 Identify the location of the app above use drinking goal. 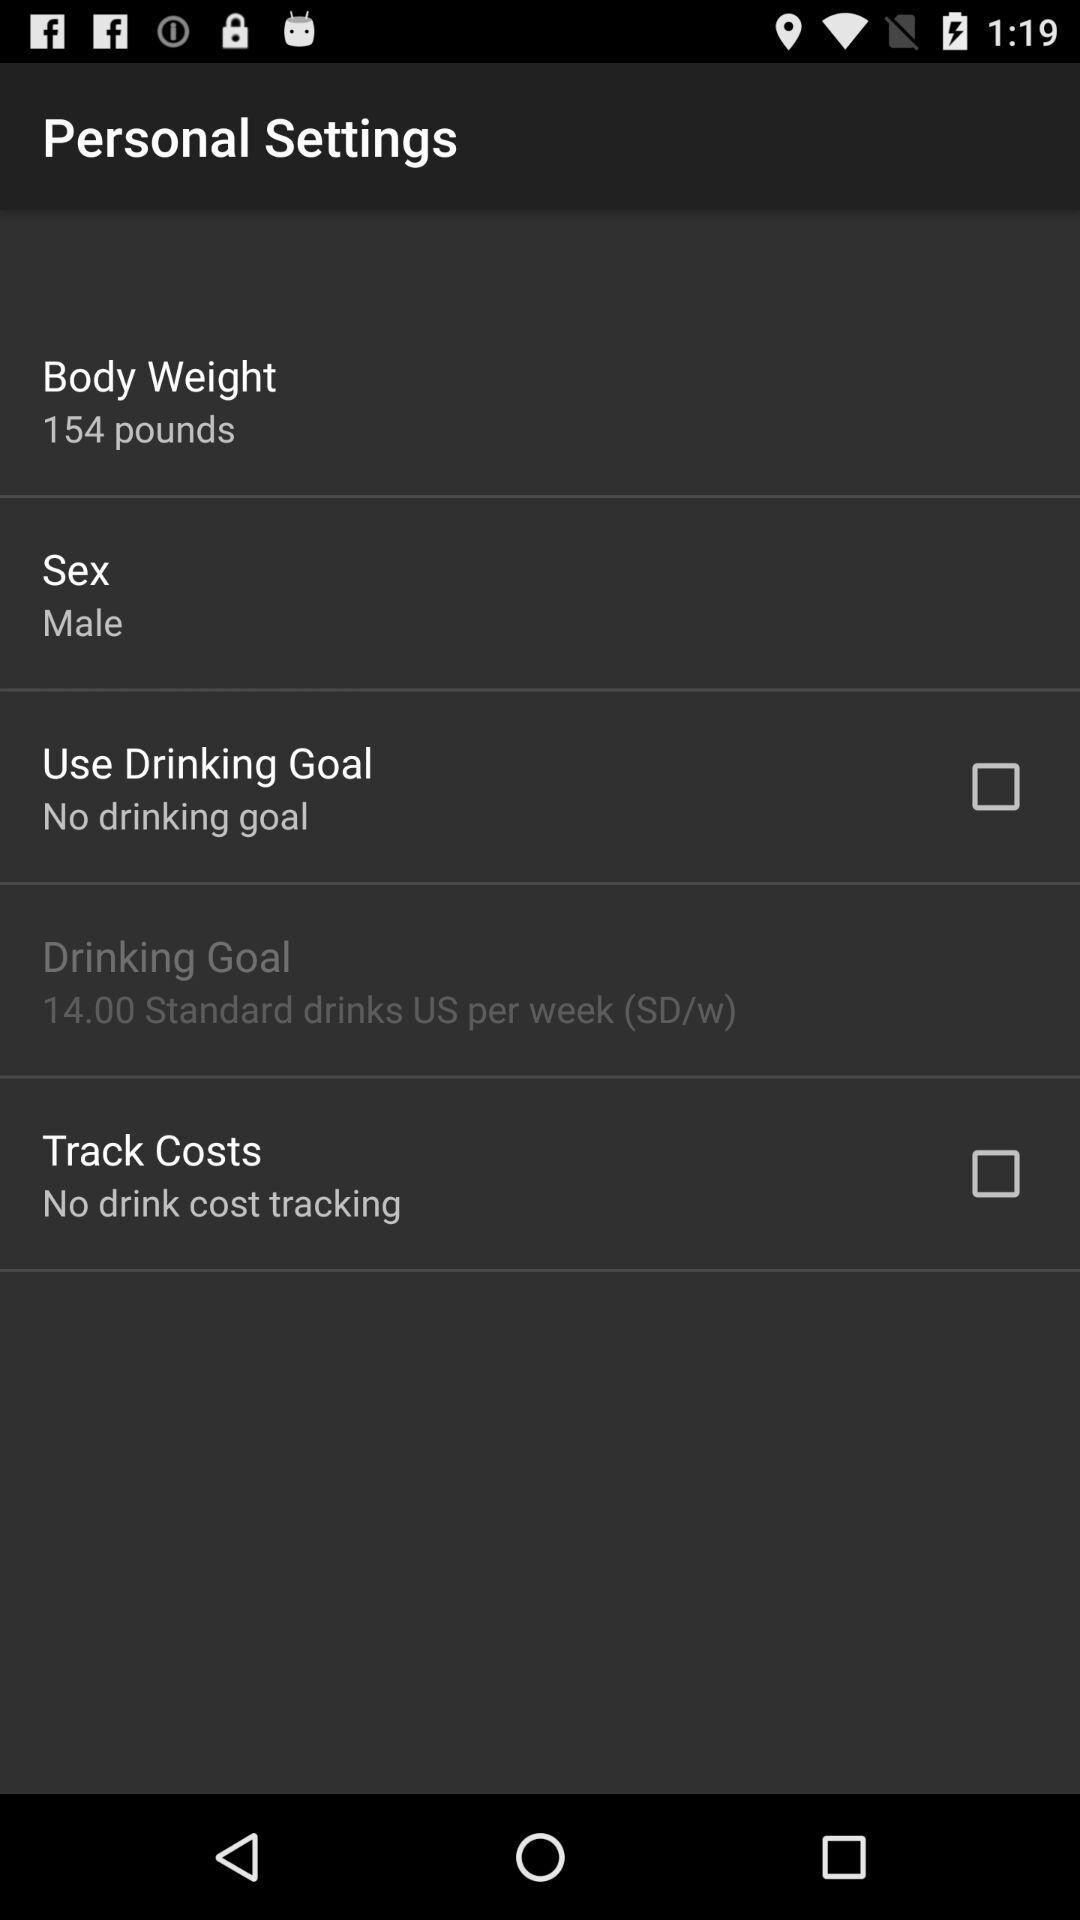
(81, 620).